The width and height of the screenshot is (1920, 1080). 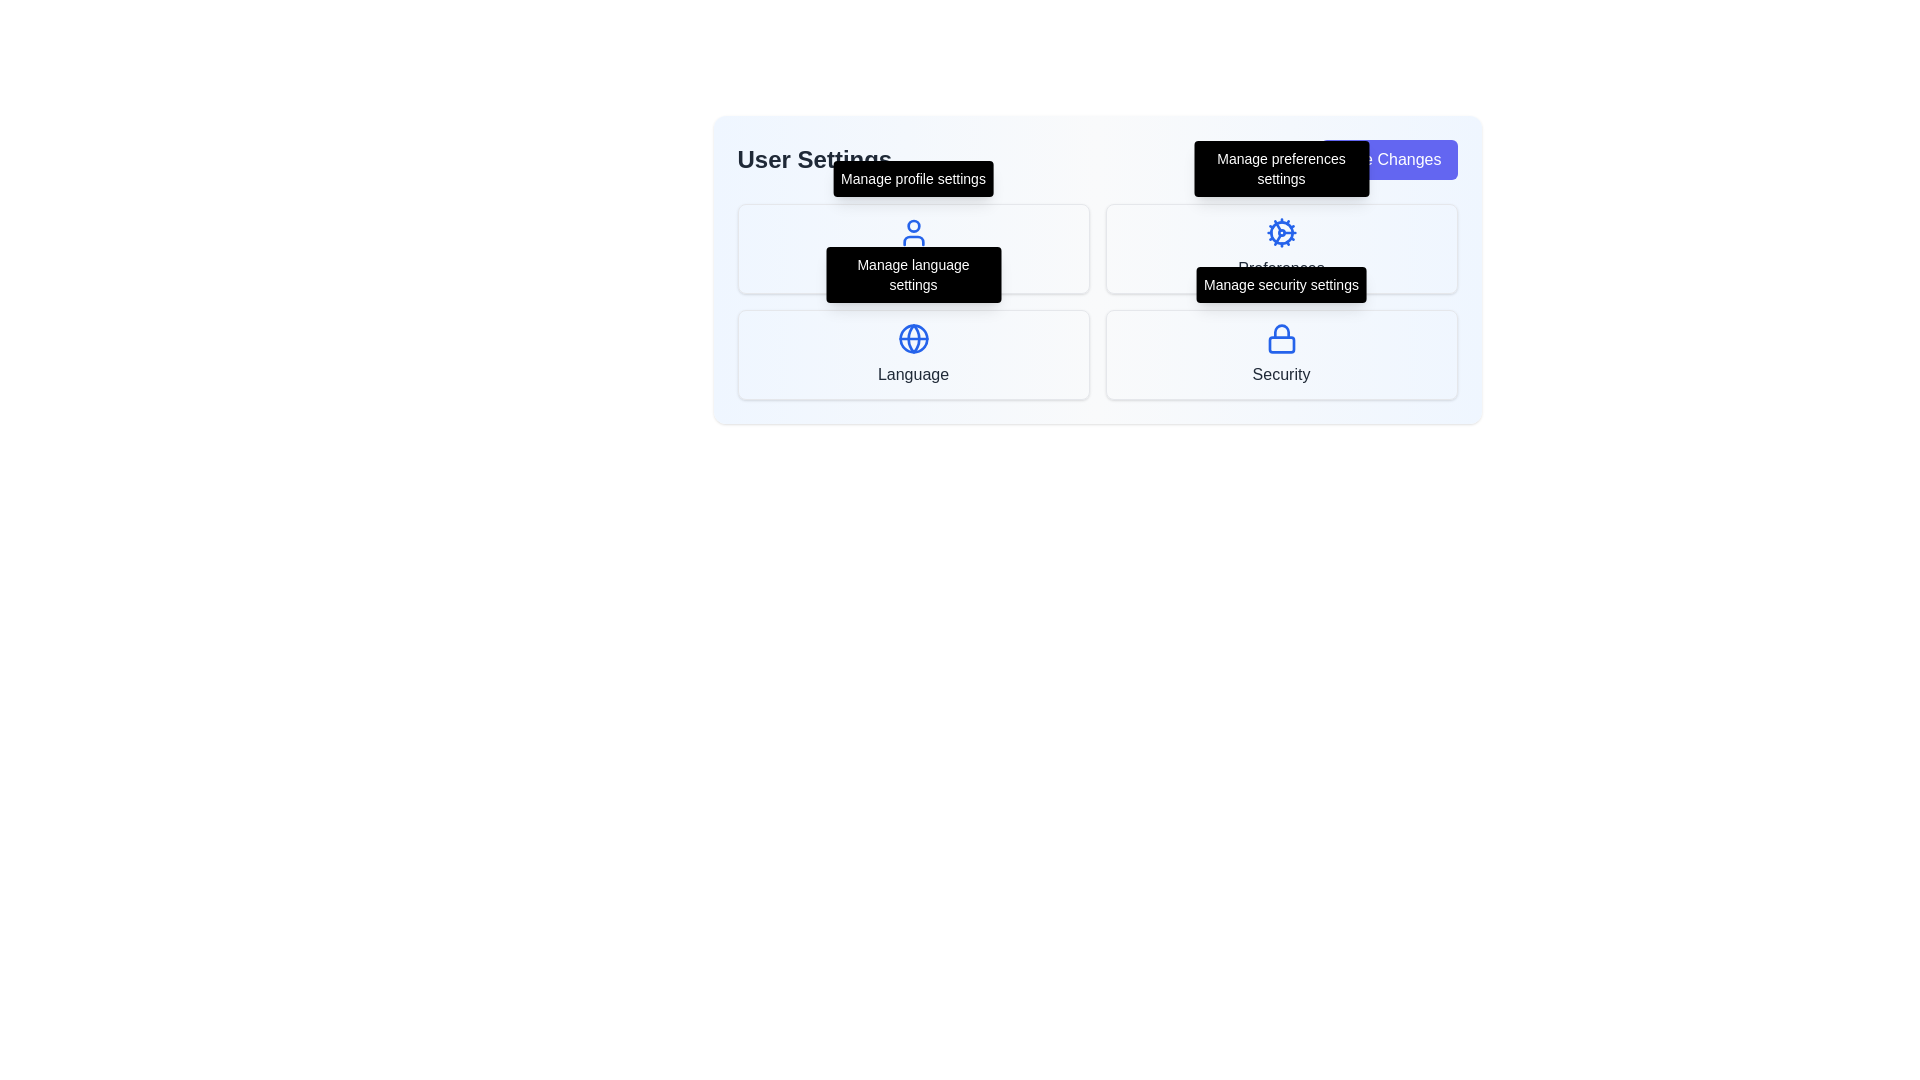 I want to click on the first card in the grid layout, so click(x=912, y=248).